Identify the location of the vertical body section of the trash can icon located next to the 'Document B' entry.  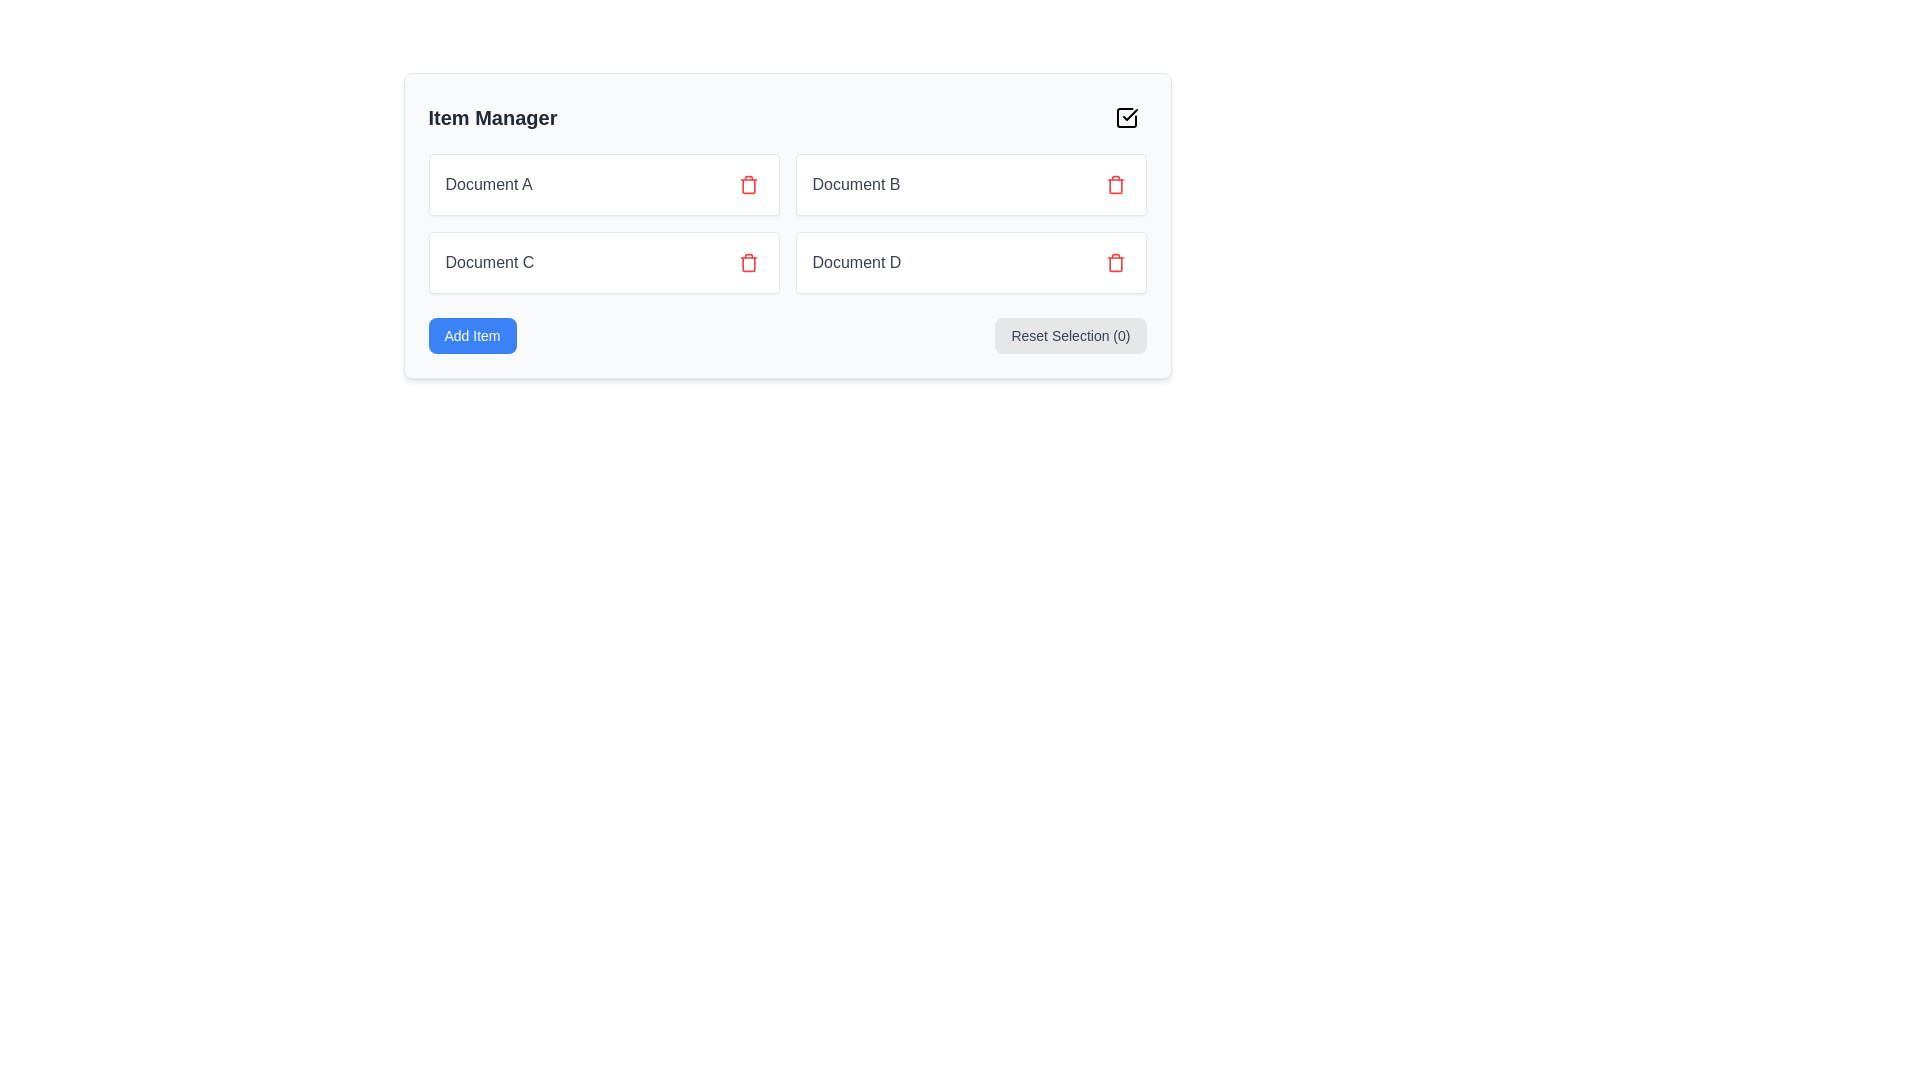
(1114, 186).